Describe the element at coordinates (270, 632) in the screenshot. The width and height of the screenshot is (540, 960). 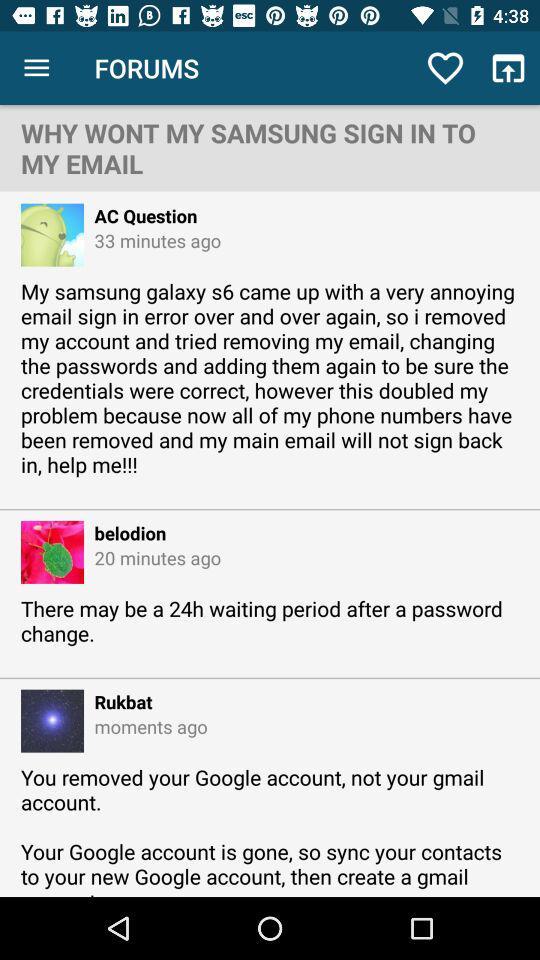
I see `there may be icon` at that location.